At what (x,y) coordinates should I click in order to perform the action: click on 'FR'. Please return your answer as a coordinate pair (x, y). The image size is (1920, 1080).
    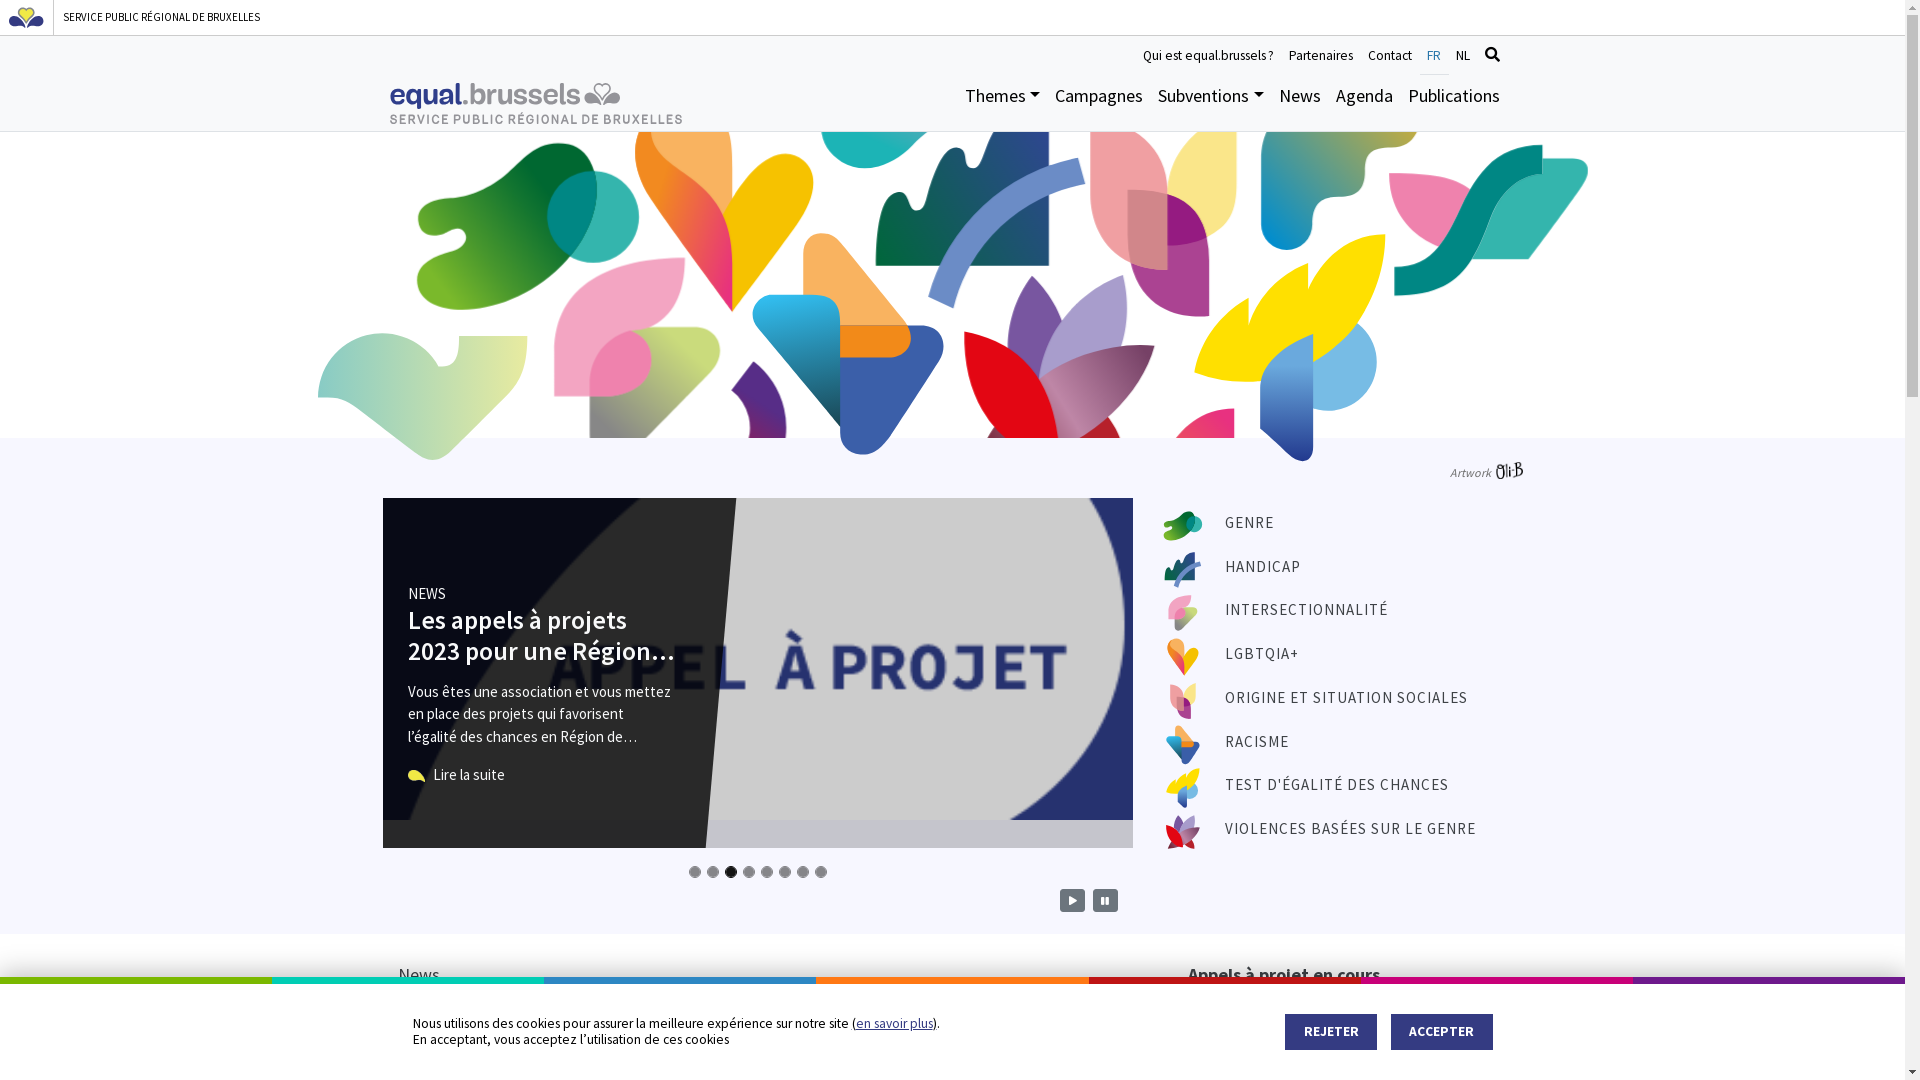
    Looking at the image, I should click on (1433, 53).